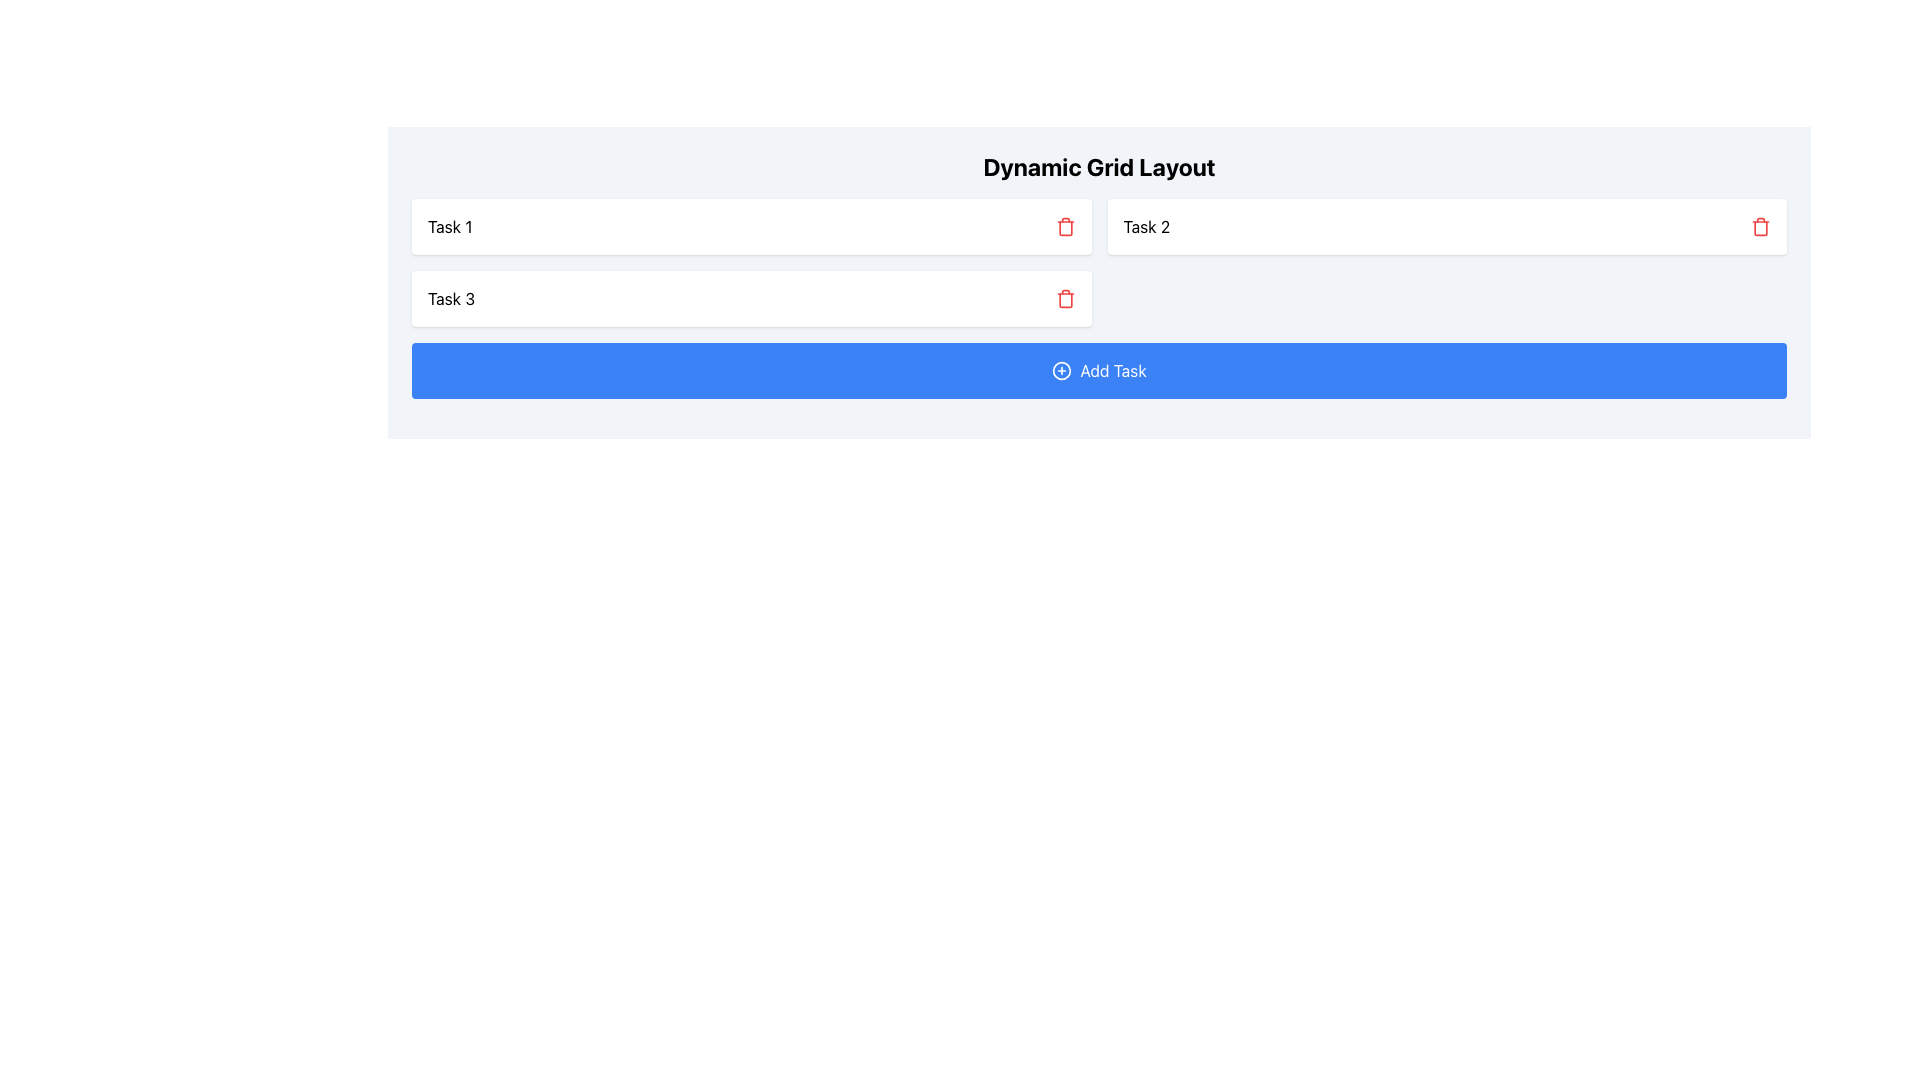 The image size is (1920, 1080). I want to click on the Label element located at the top of the main panel, which serves as the title for the section containing the task items, so click(1098, 165).